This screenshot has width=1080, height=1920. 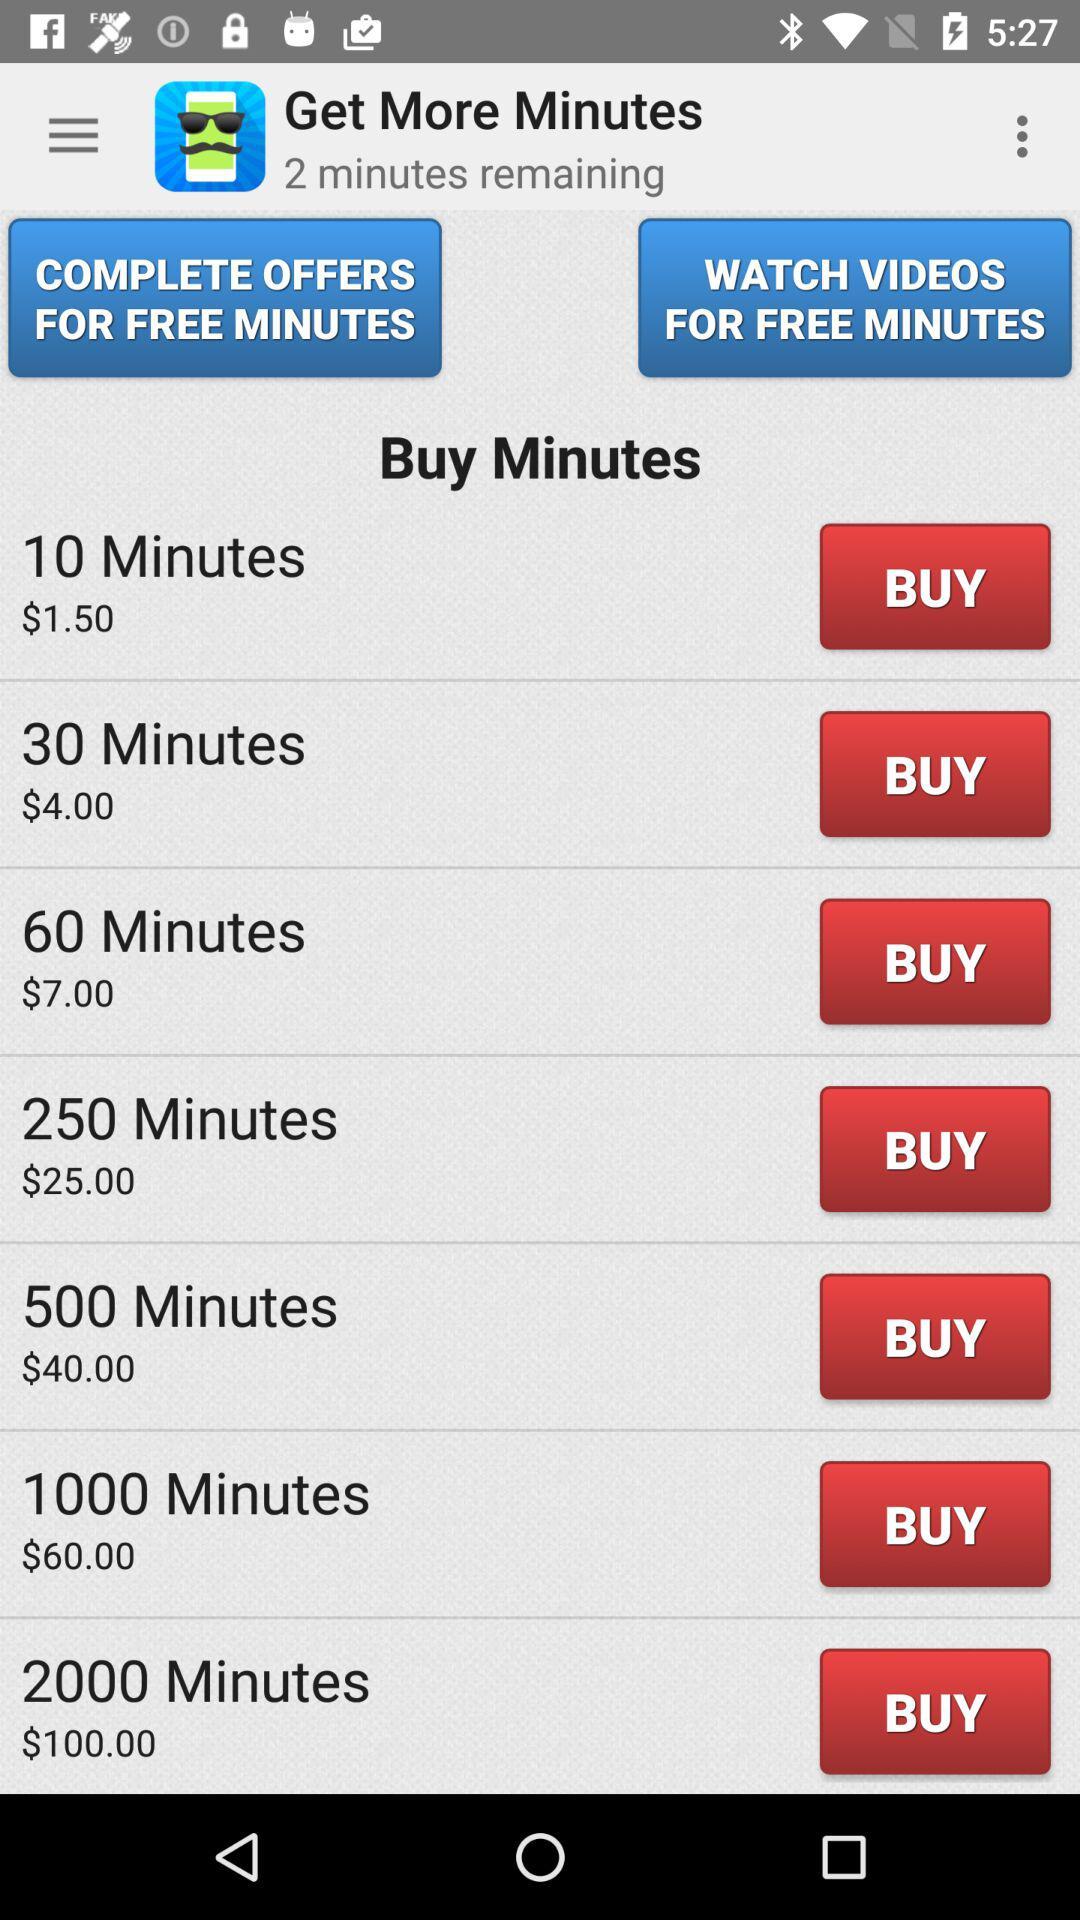 I want to click on the $1.50 icon, so click(x=66, y=616).